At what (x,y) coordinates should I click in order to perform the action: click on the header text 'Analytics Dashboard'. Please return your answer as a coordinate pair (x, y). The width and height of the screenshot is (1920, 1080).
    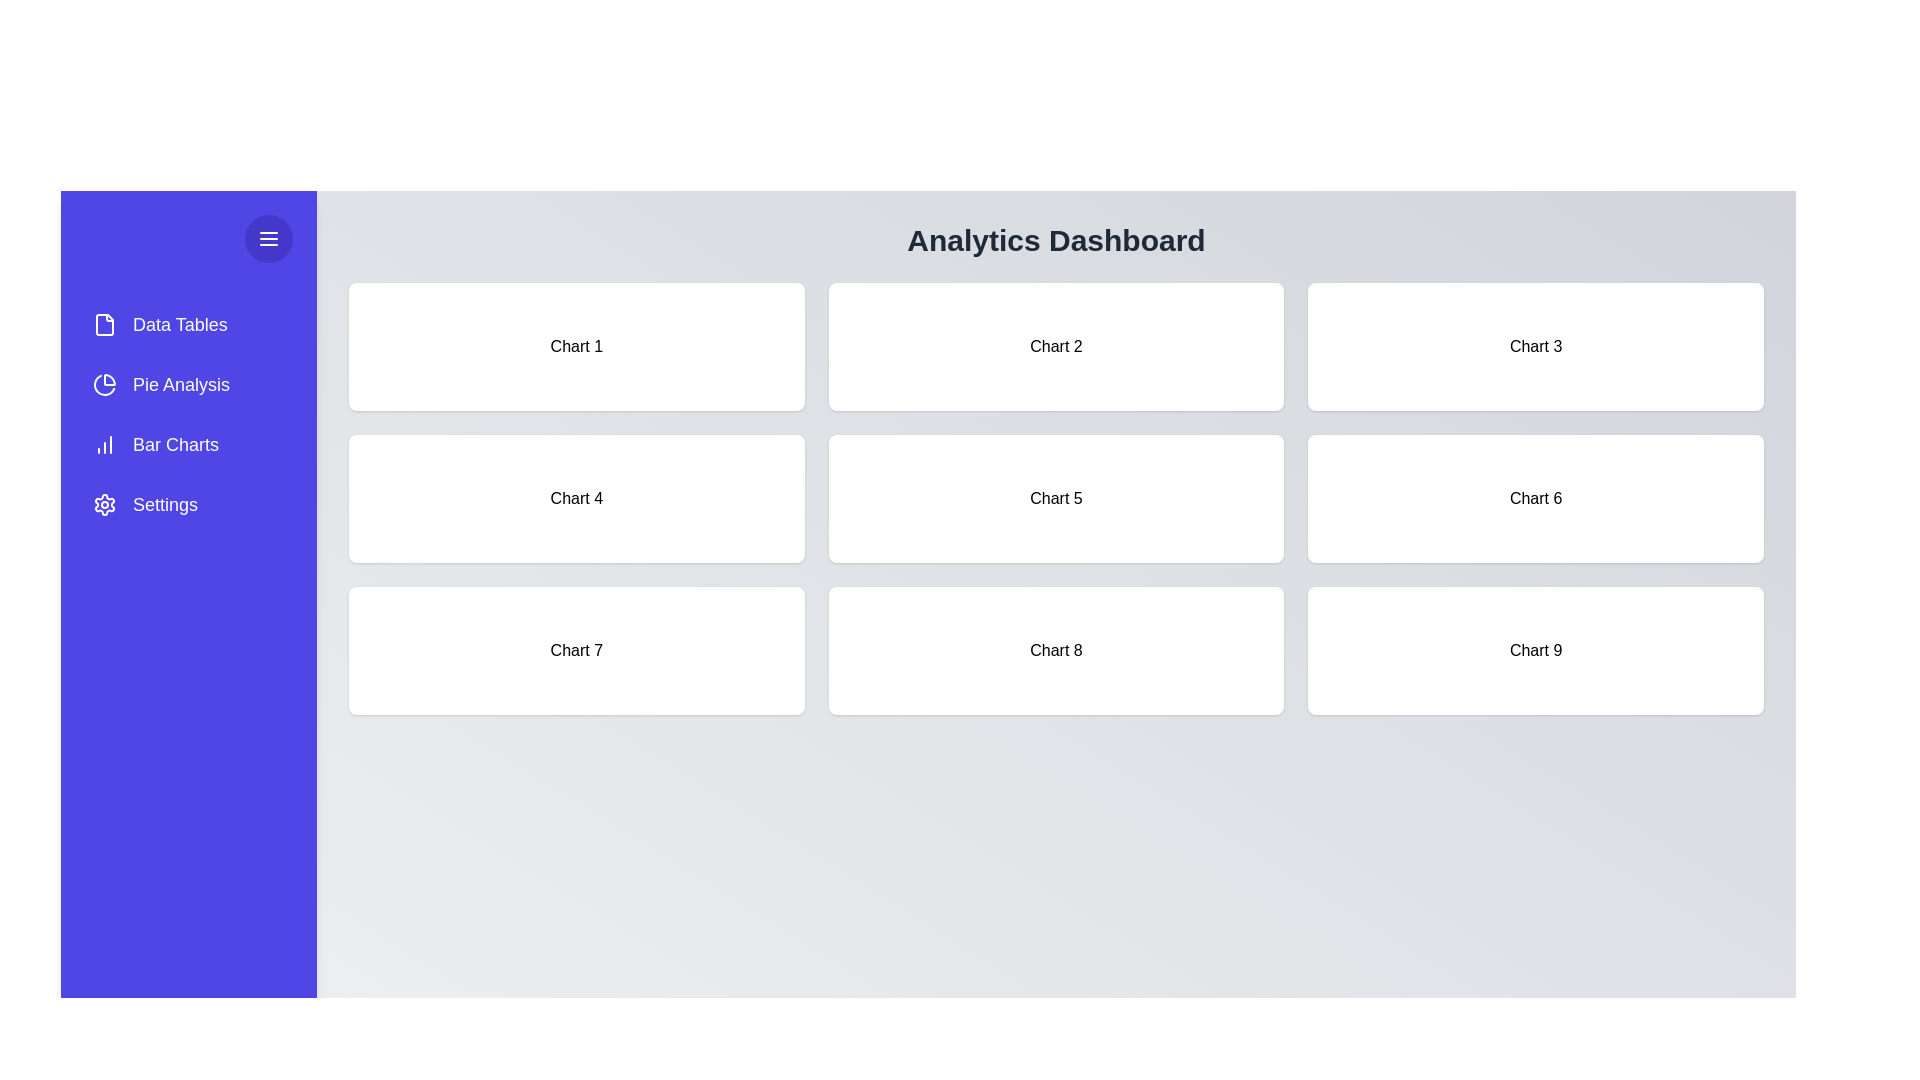
    Looking at the image, I should click on (1055, 239).